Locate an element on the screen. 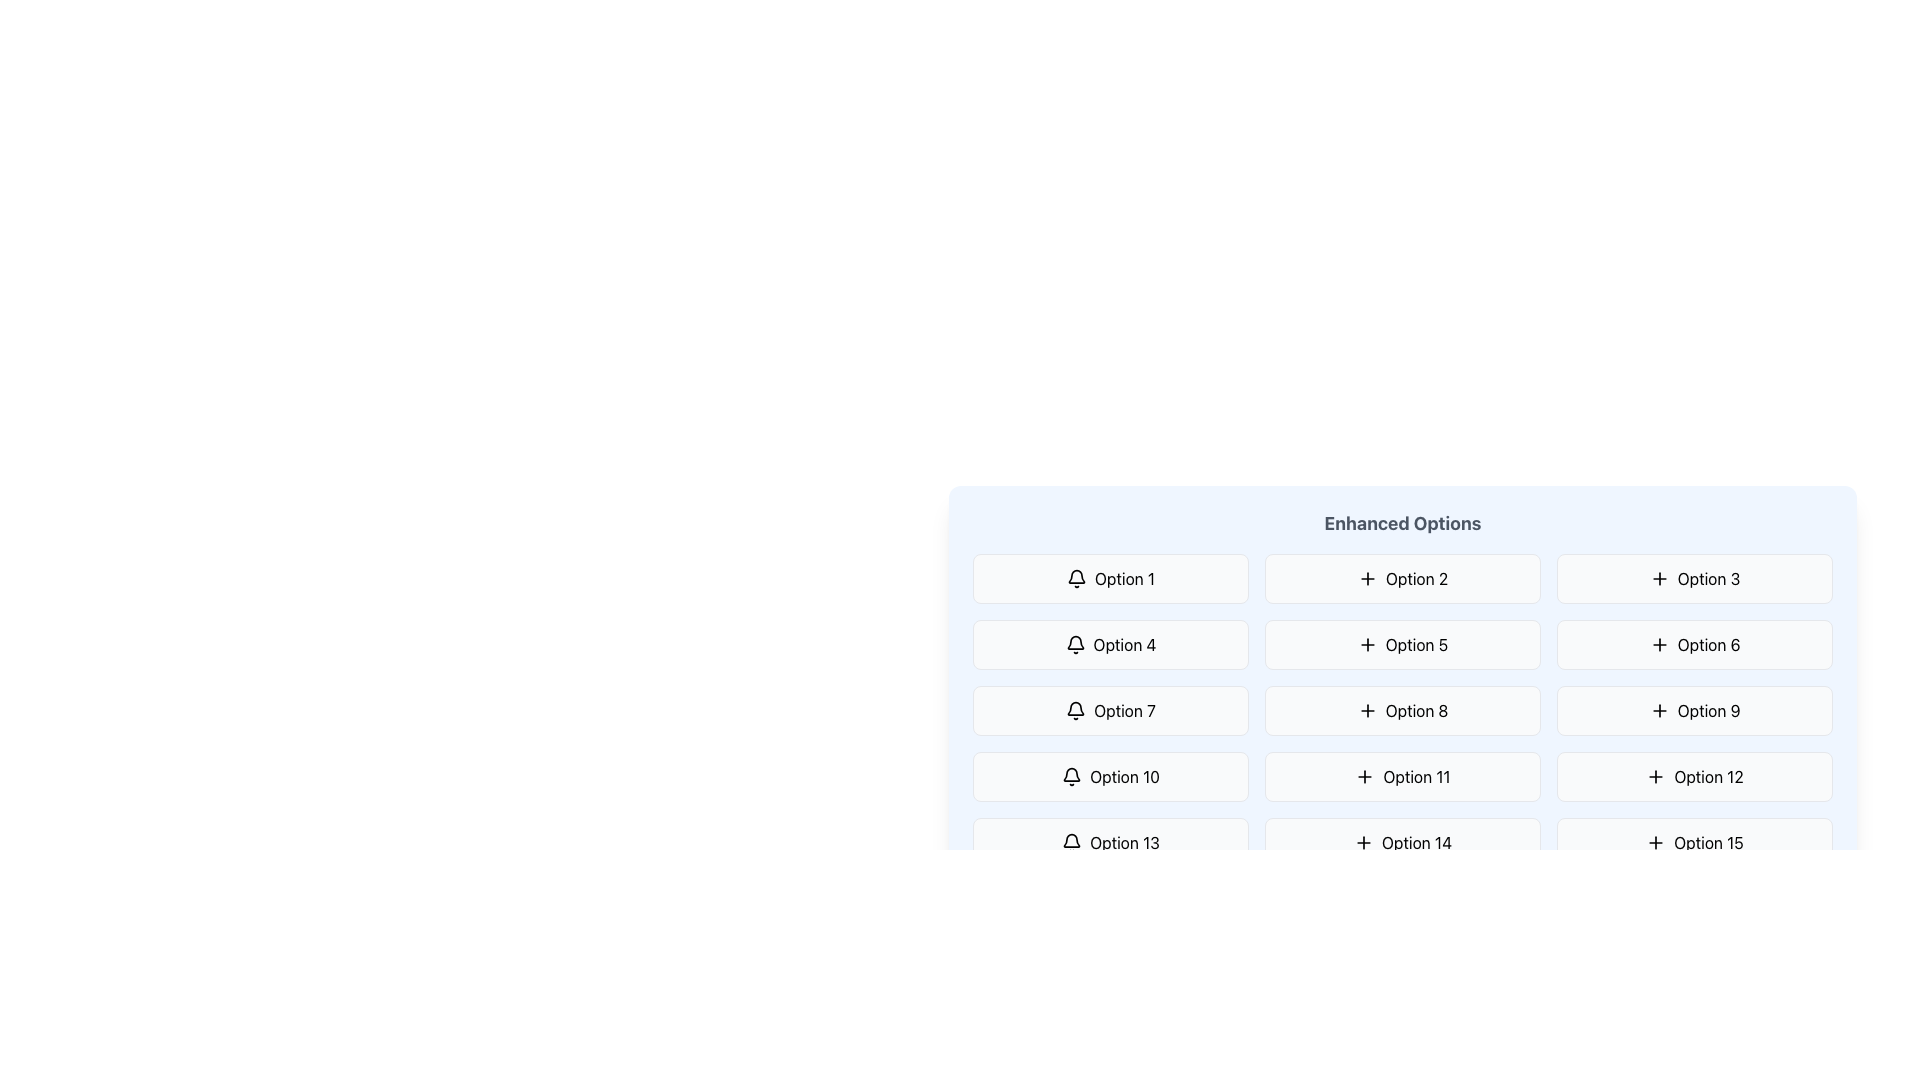 The width and height of the screenshot is (1920, 1080). the bell icon inside the 'Option 10' button located in the bottom-left corner of the 'Enhanced Options' grid is located at coordinates (1071, 775).